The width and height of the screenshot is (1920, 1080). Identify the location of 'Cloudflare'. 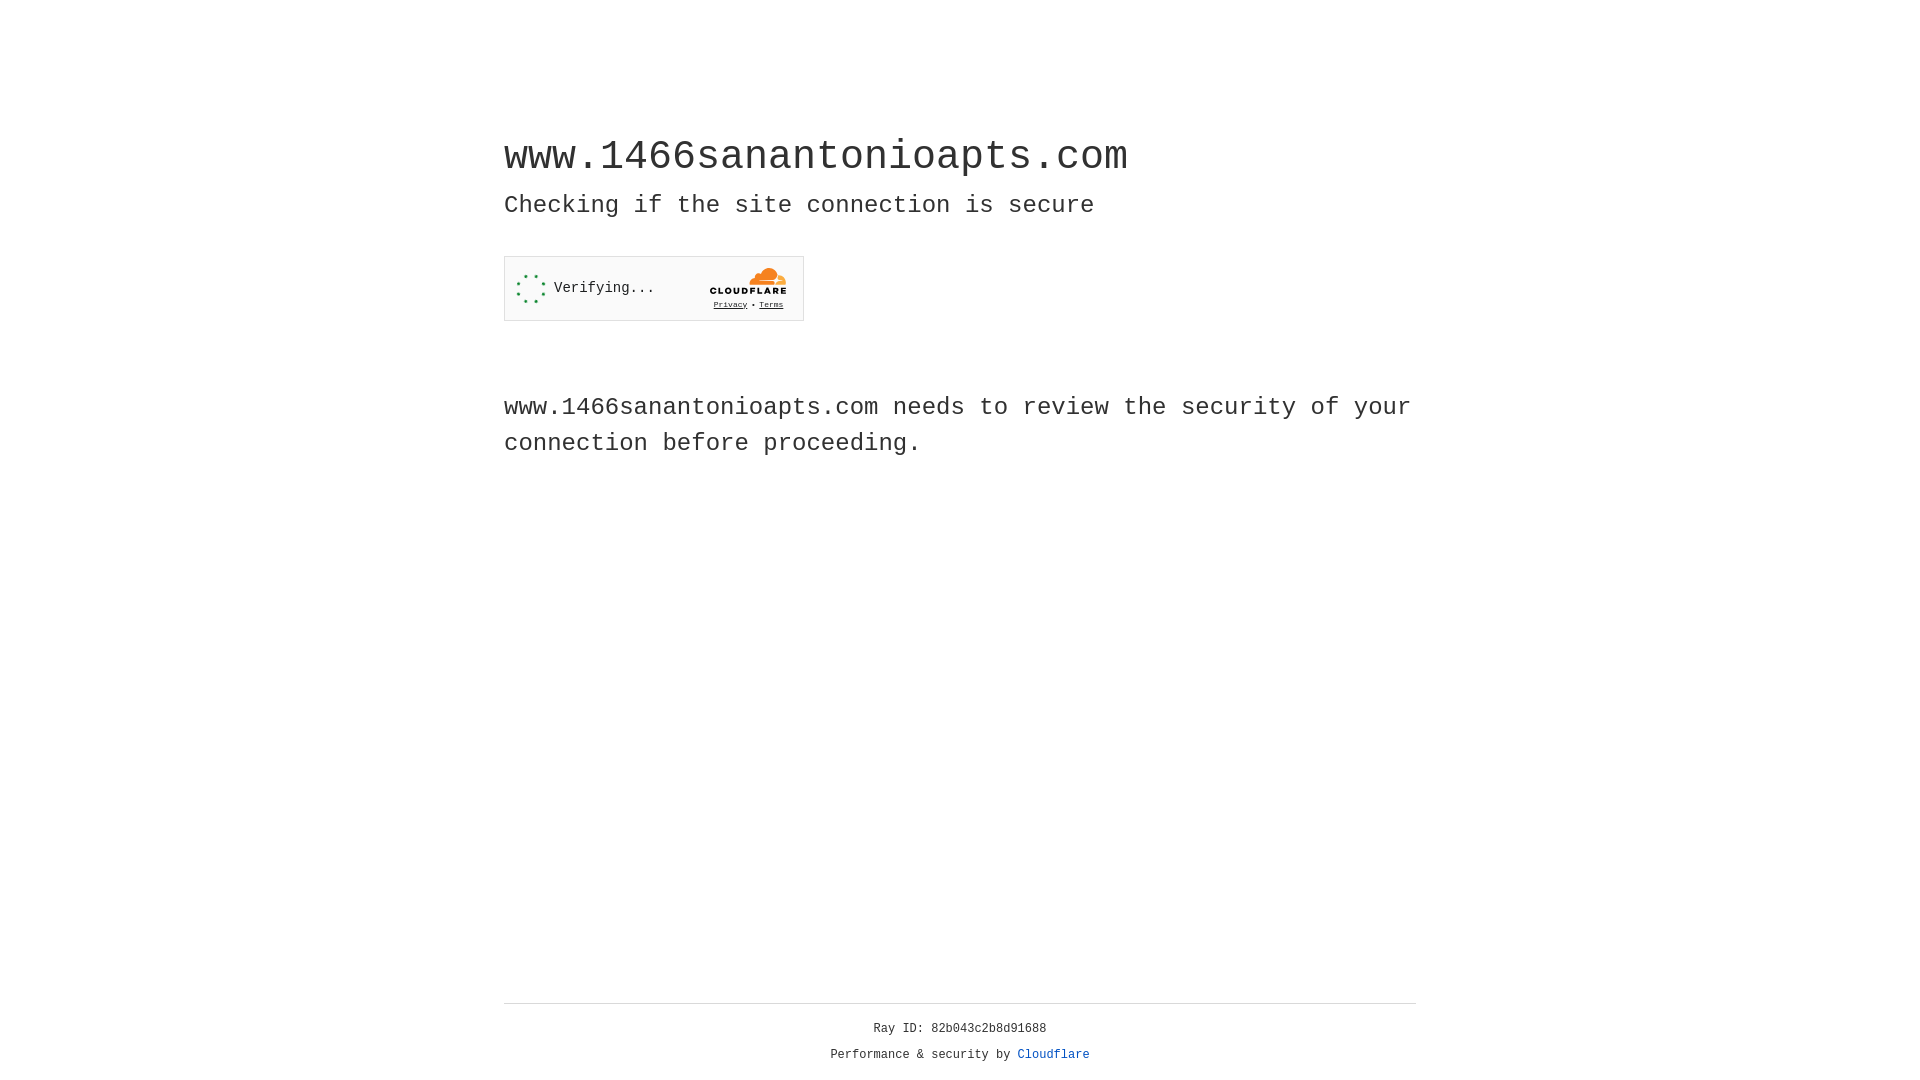
(1017, 1054).